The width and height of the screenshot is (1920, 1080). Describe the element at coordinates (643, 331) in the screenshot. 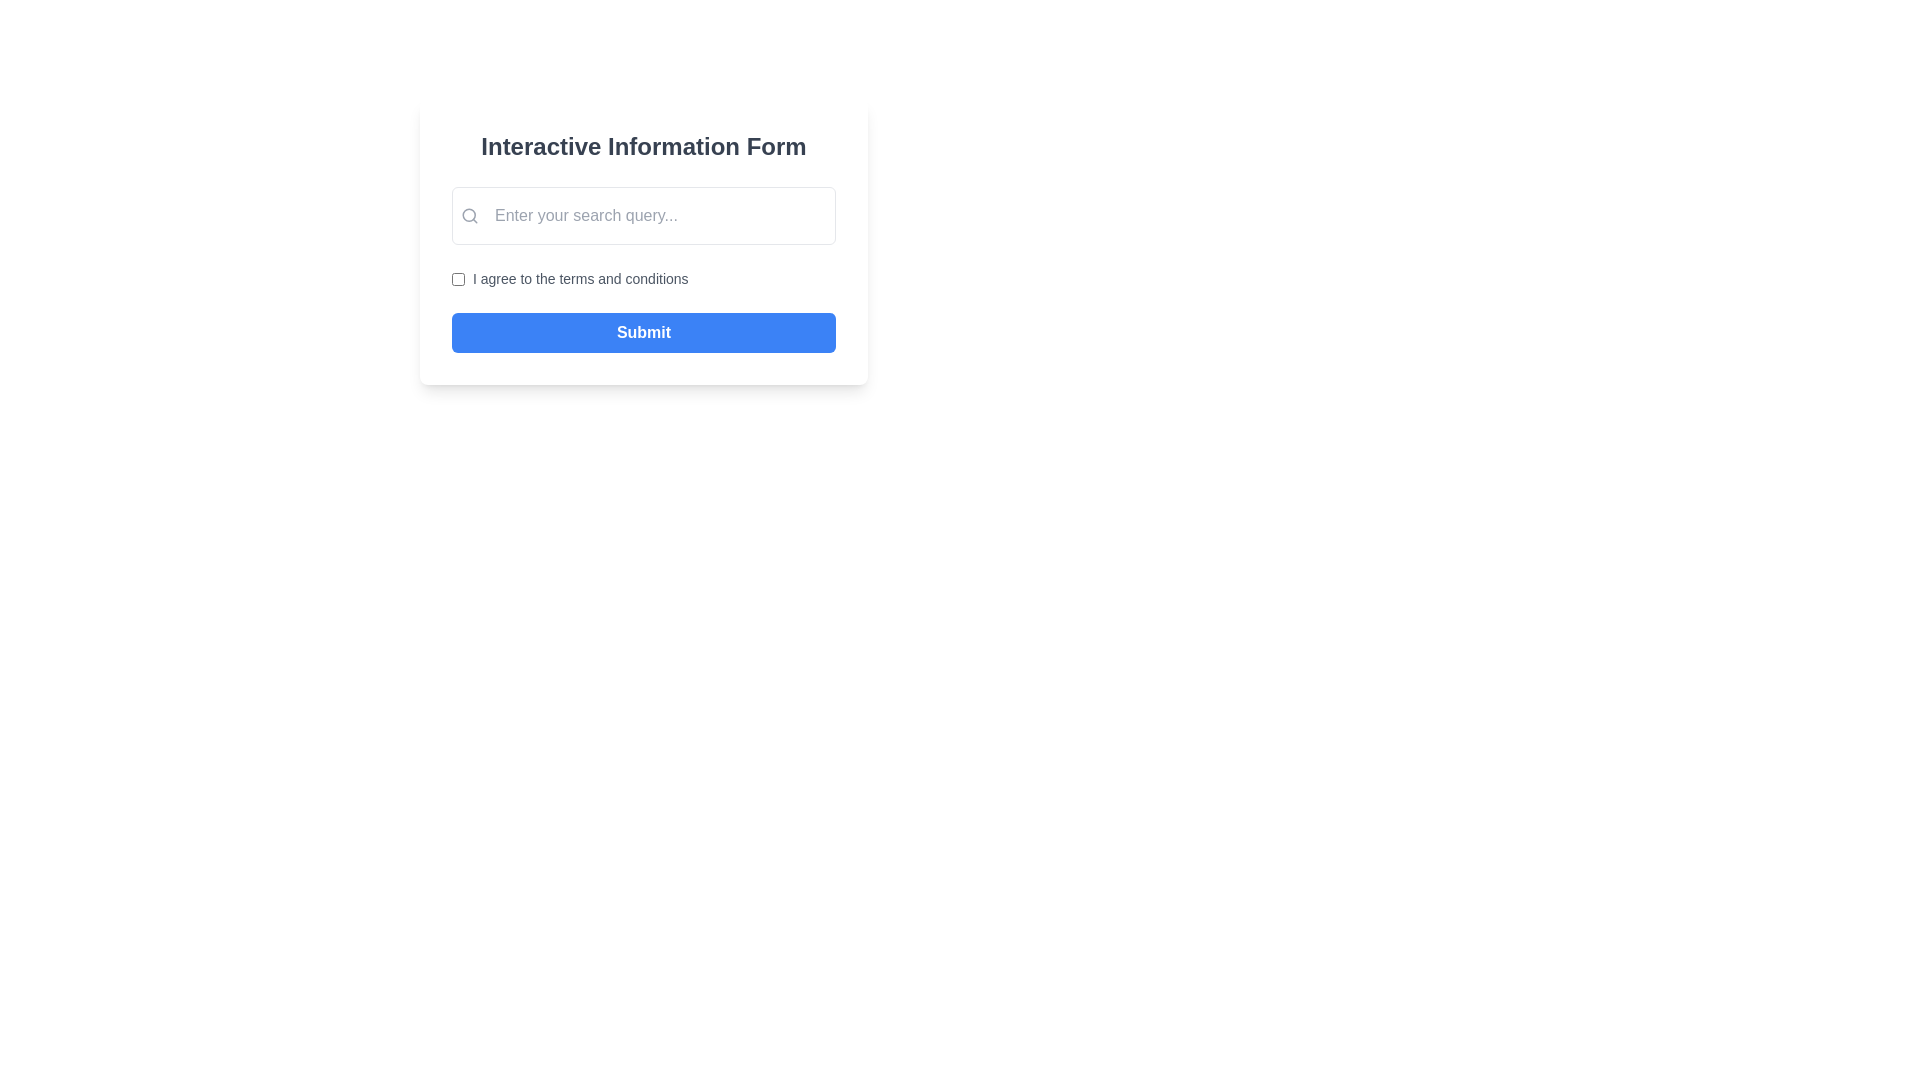

I see `the 'Submit' button, which is a rectangular button with a blue background and white text, located at the bottom of a form layout` at that location.